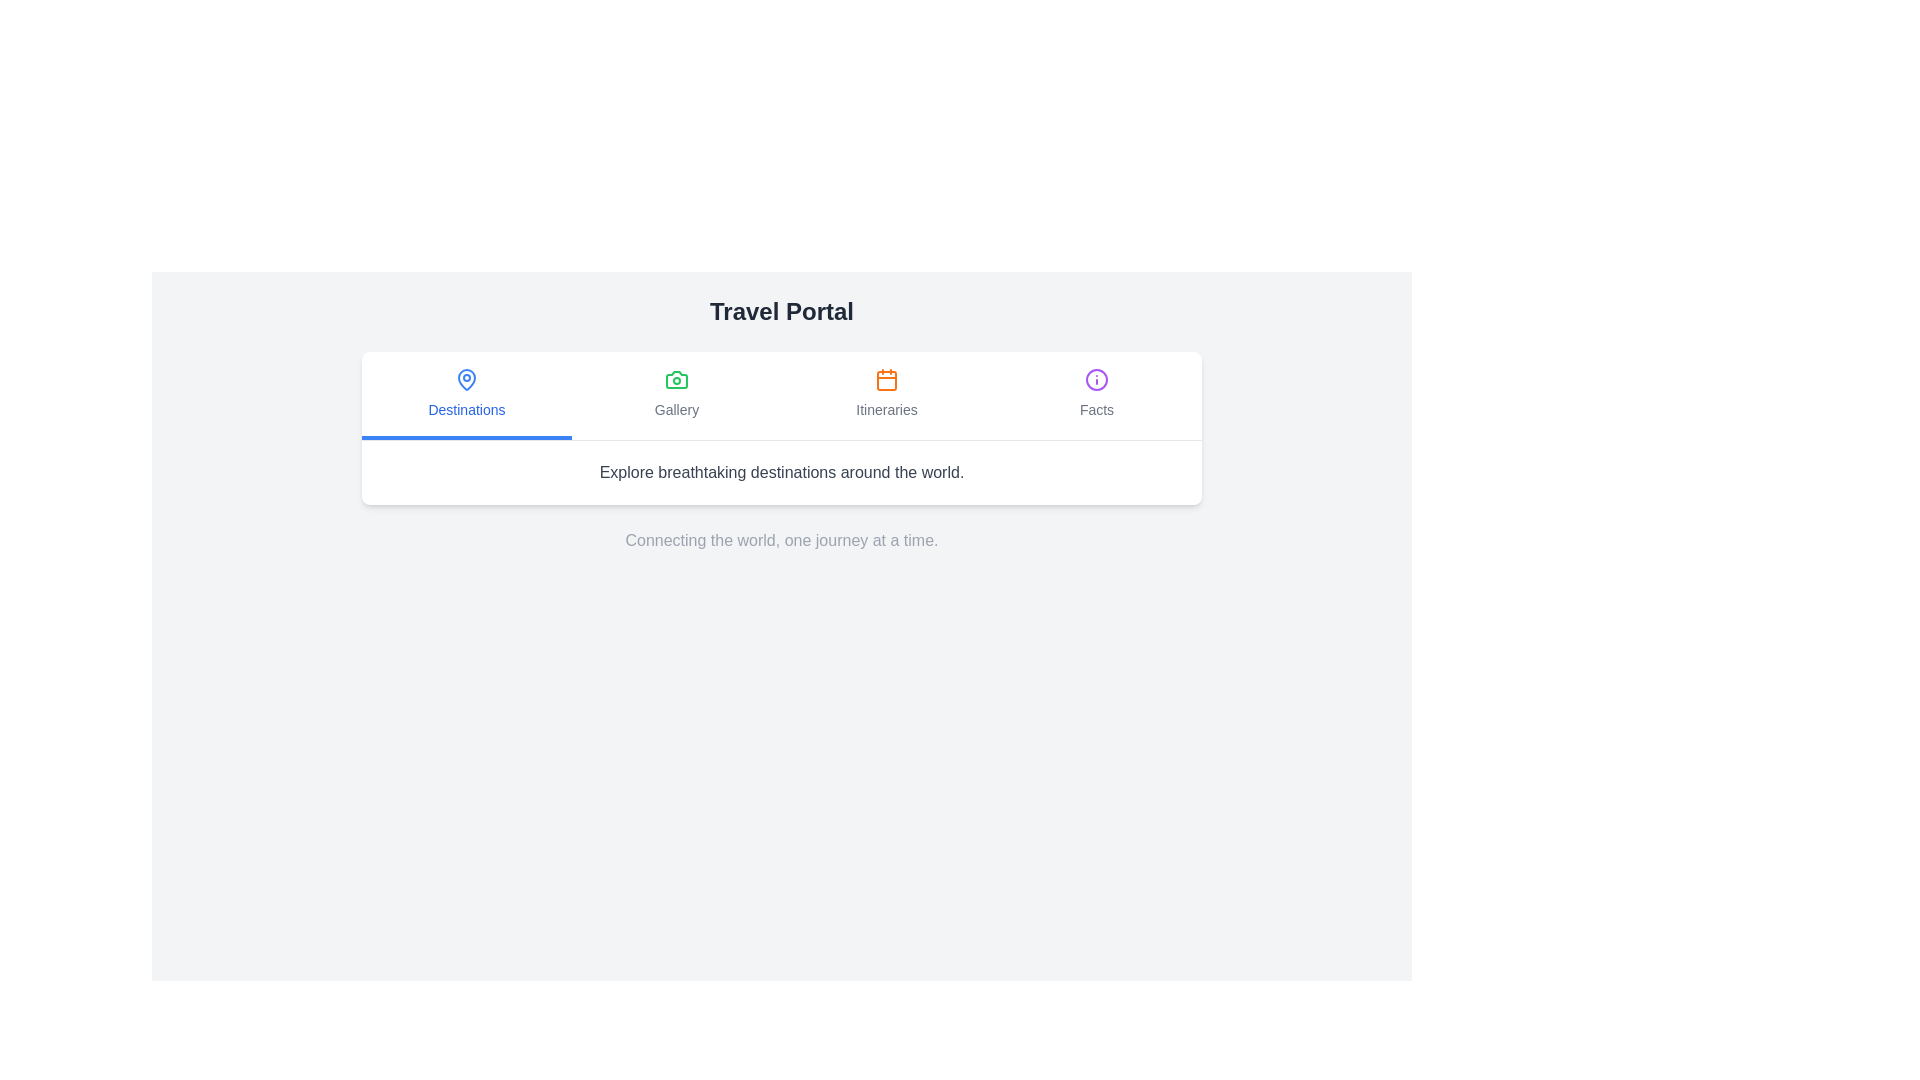 Image resolution: width=1920 pixels, height=1080 pixels. I want to click on the button labeled 'Itineraries' with a calendar icon, so click(886, 396).